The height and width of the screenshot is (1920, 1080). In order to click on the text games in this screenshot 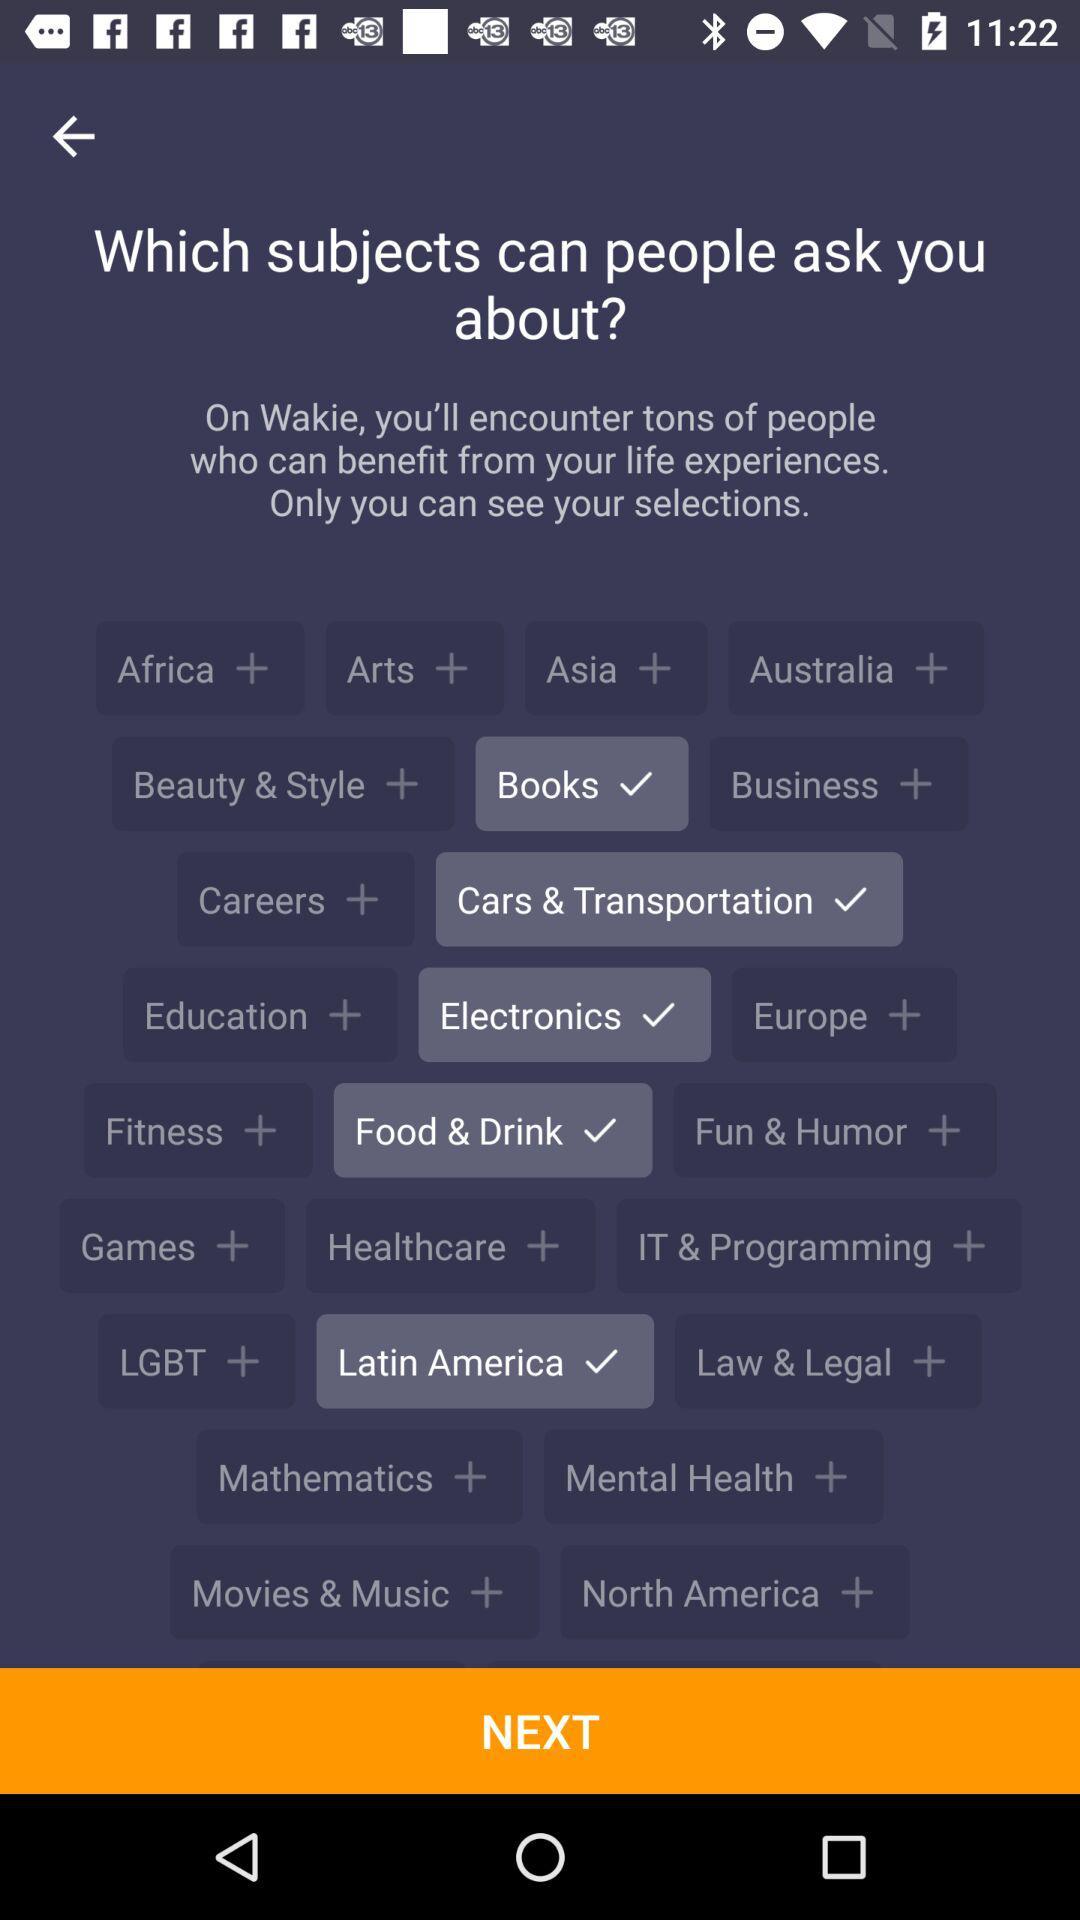, I will do `click(171, 1245)`.